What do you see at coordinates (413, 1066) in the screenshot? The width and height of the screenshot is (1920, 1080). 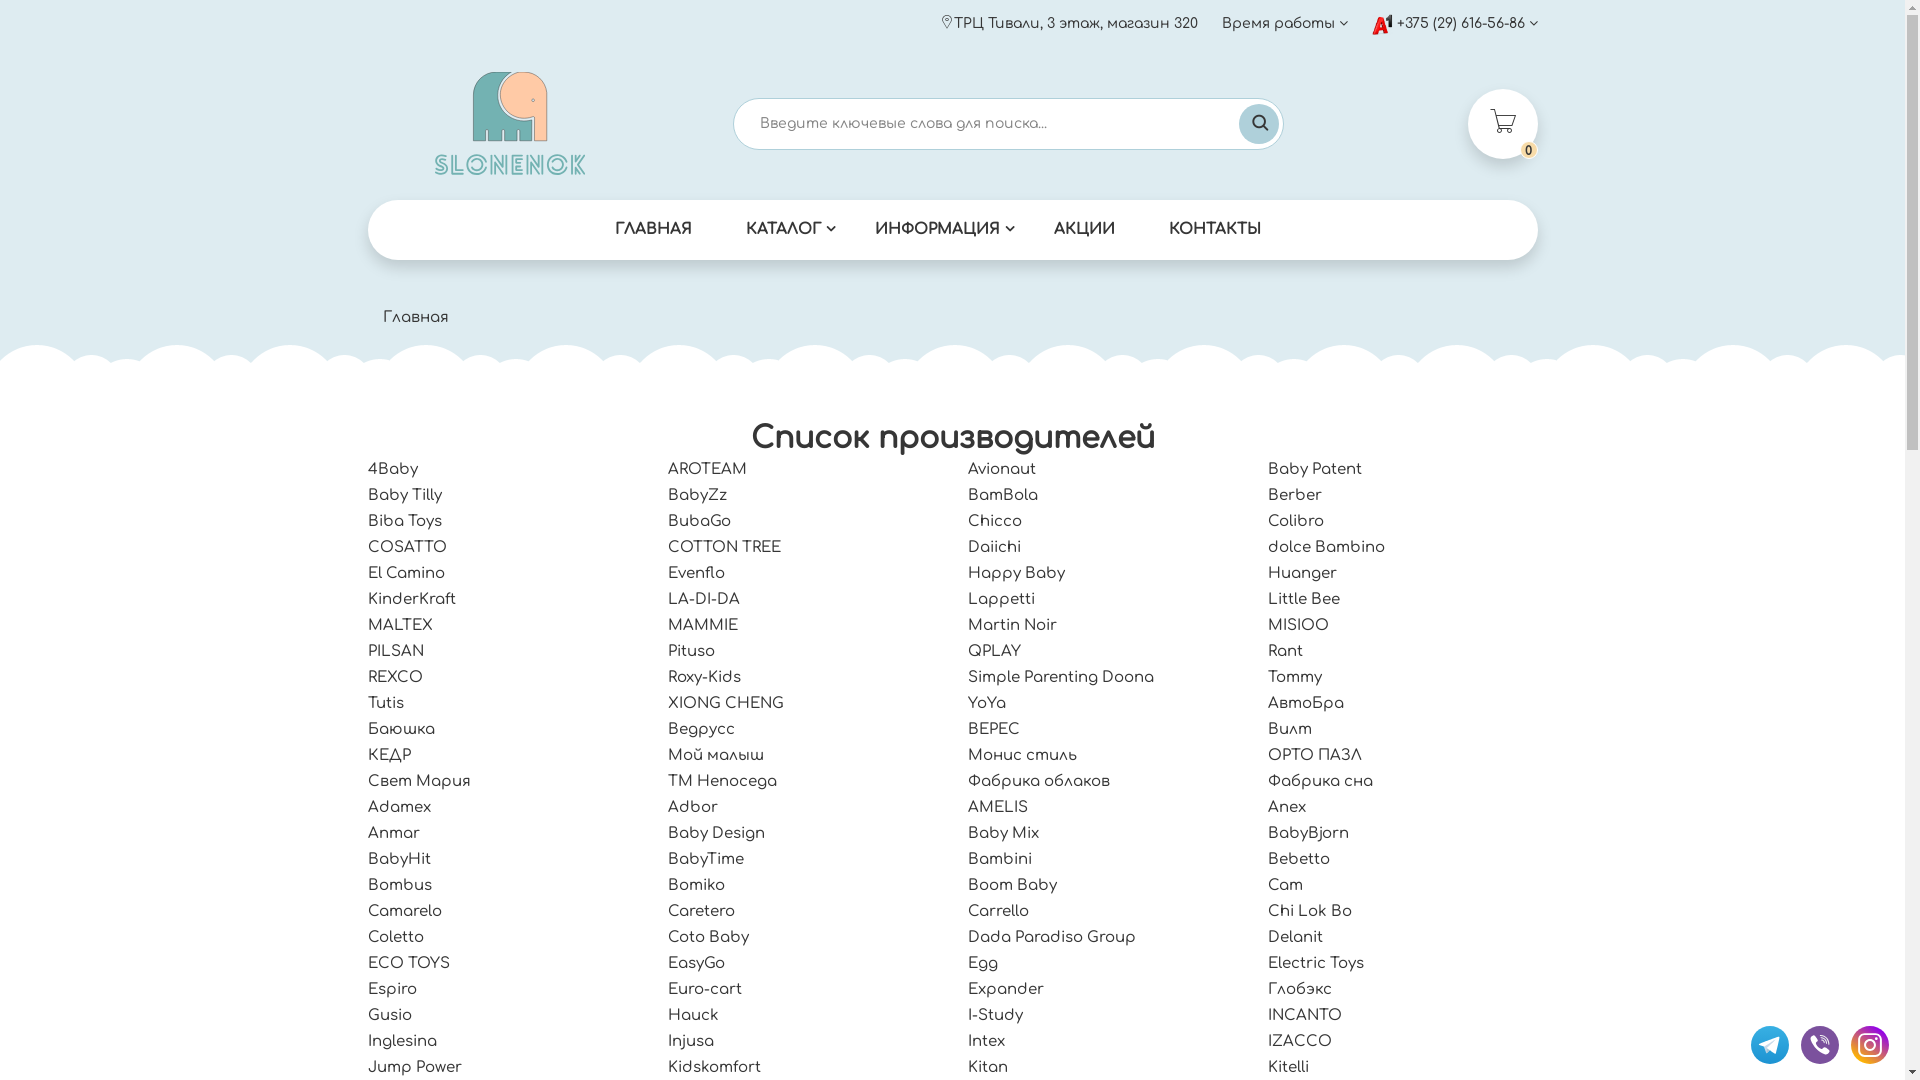 I see `'Jump Power'` at bounding box center [413, 1066].